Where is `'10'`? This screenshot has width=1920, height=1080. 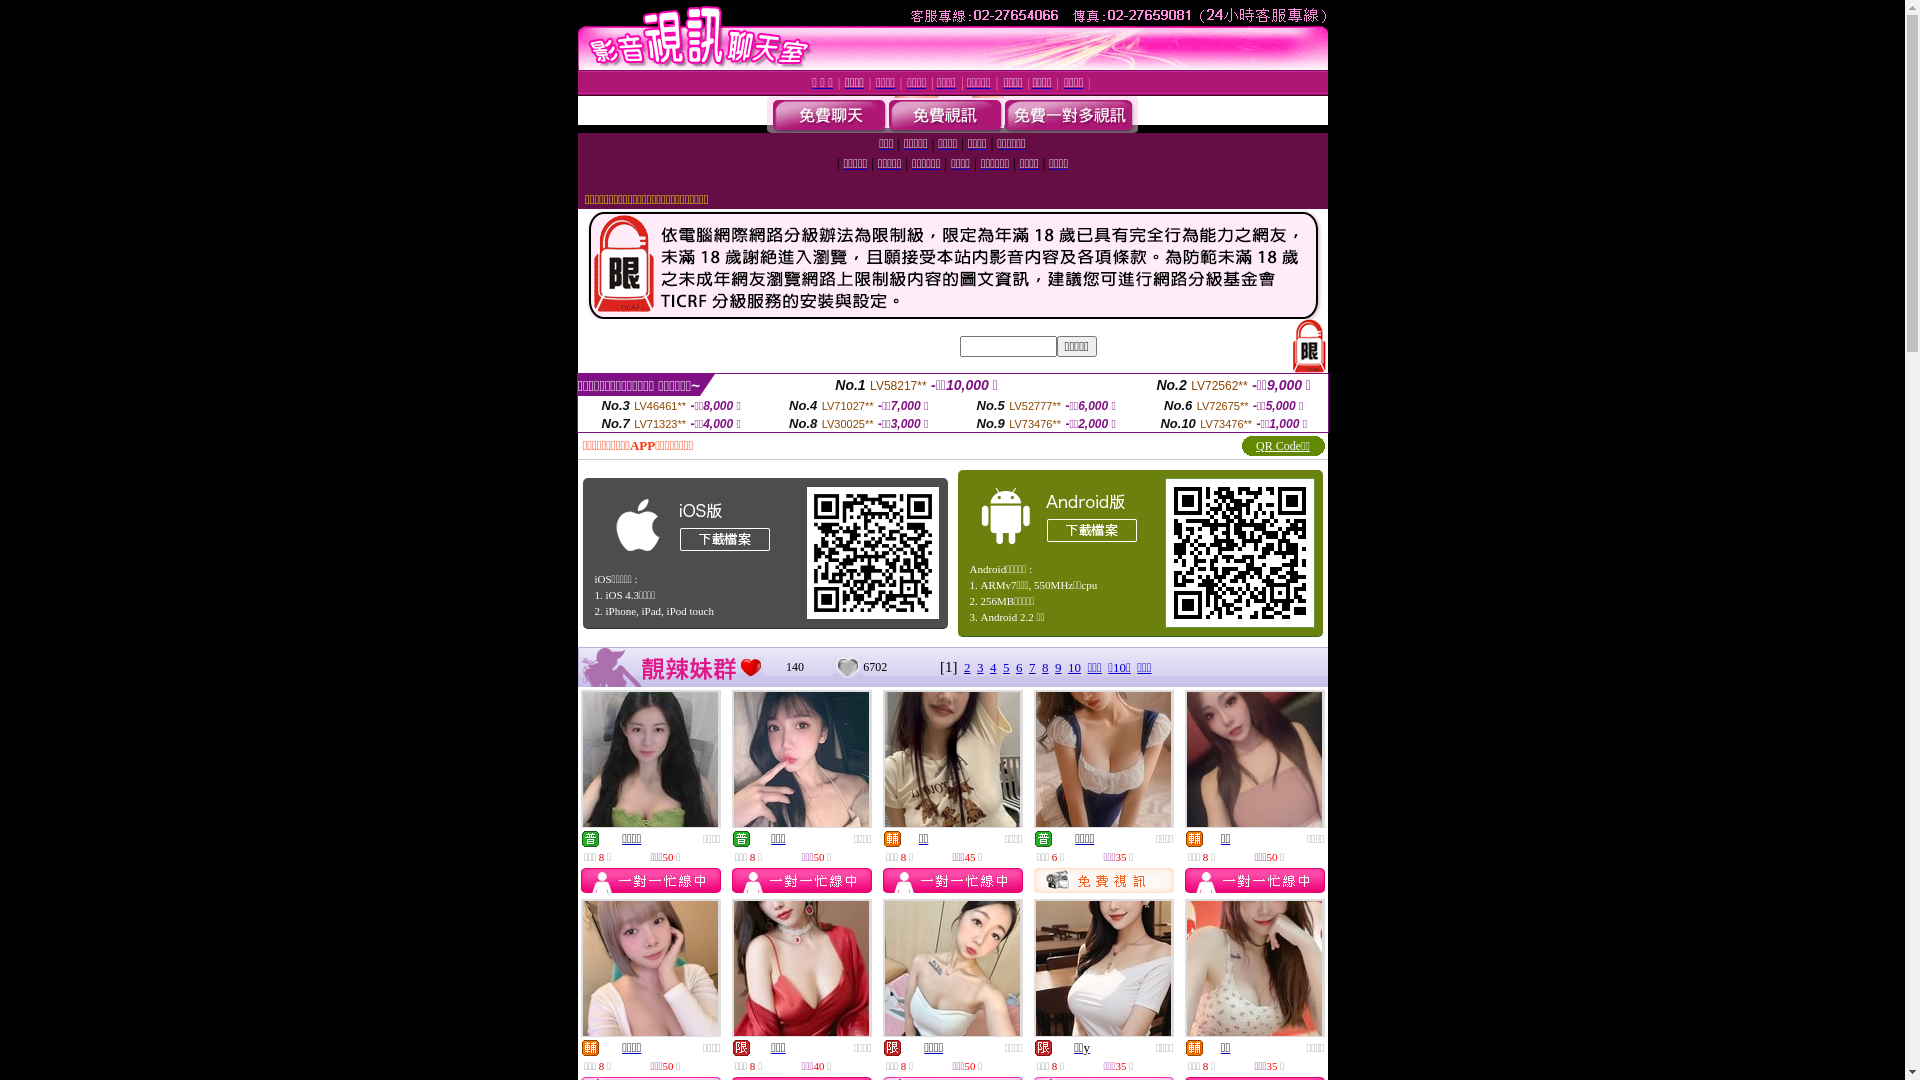 '10' is located at coordinates (1073, 667).